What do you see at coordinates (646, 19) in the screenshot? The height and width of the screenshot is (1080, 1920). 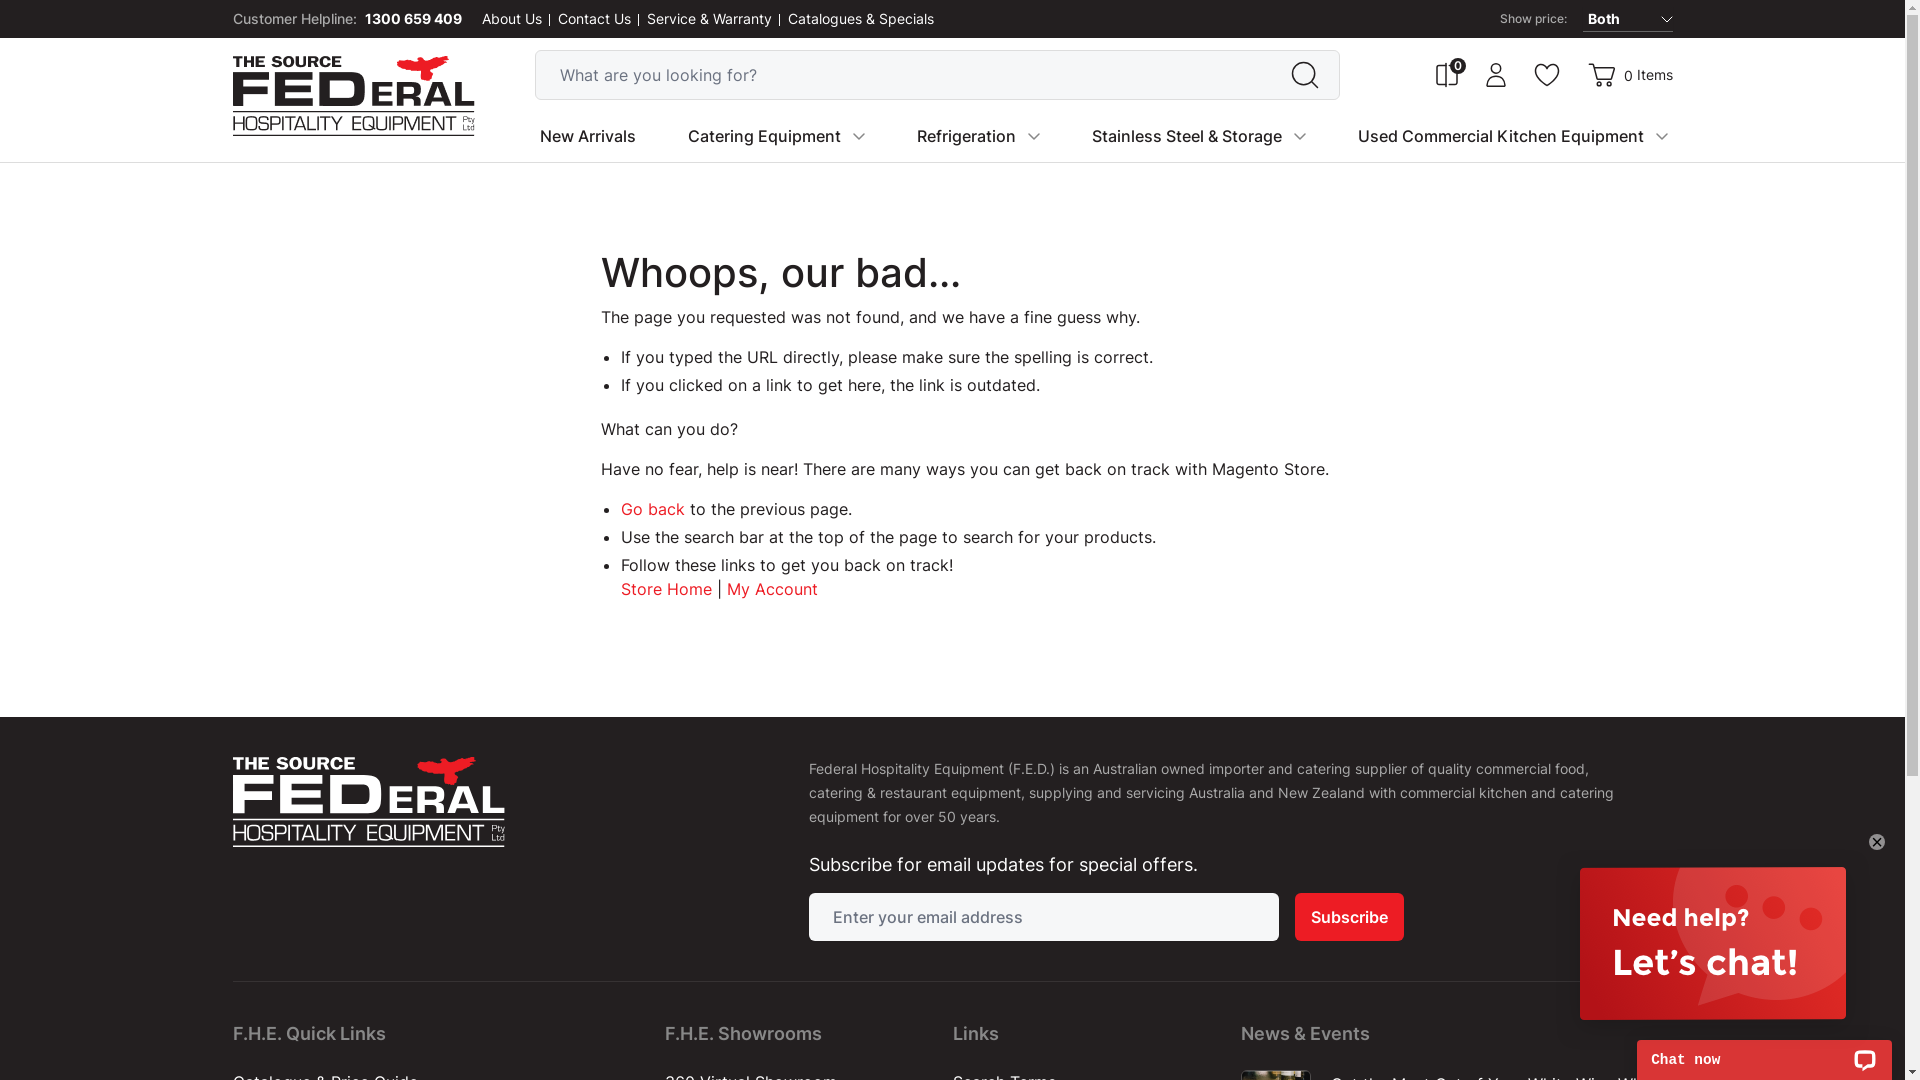 I see `'Service & Warranty'` at bounding box center [646, 19].